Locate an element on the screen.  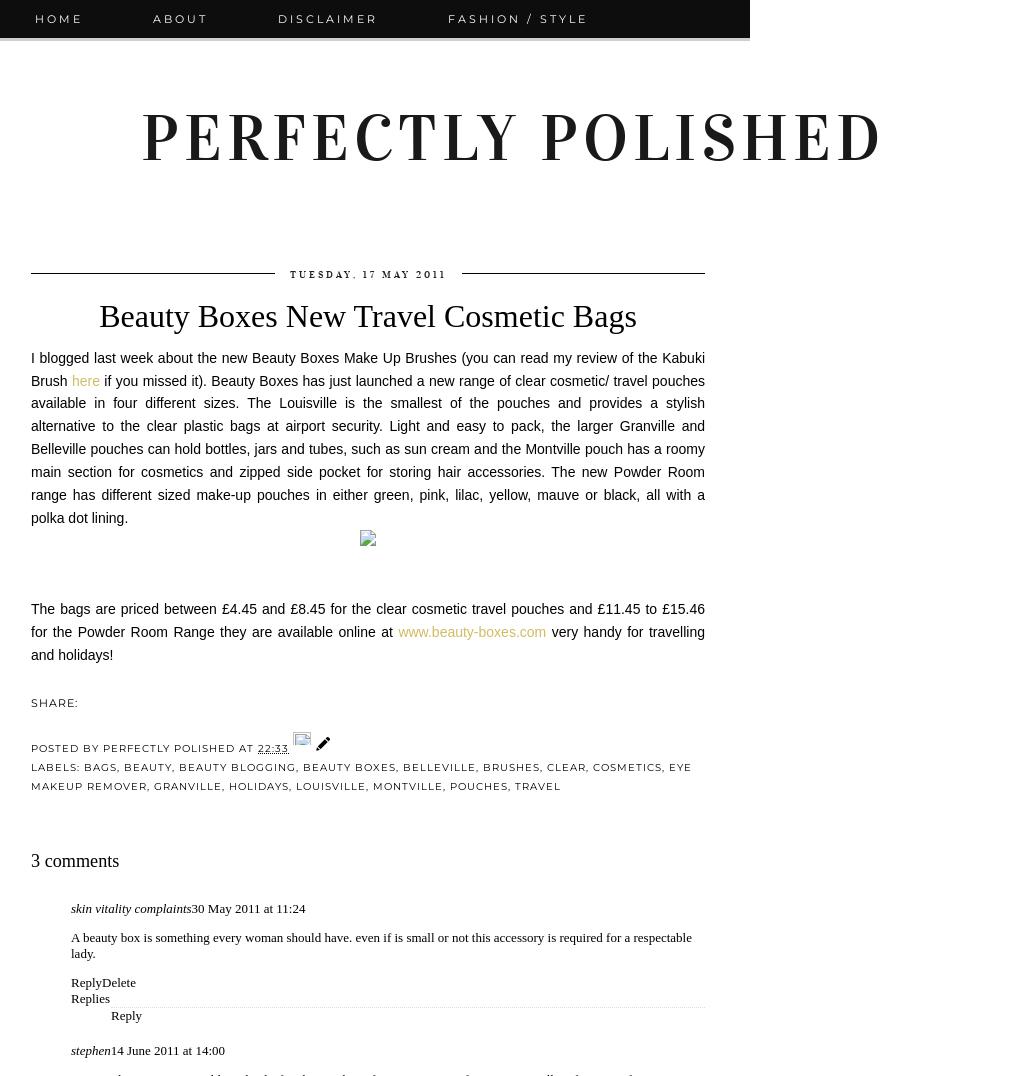
'Labels:' is located at coordinates (57, 766).